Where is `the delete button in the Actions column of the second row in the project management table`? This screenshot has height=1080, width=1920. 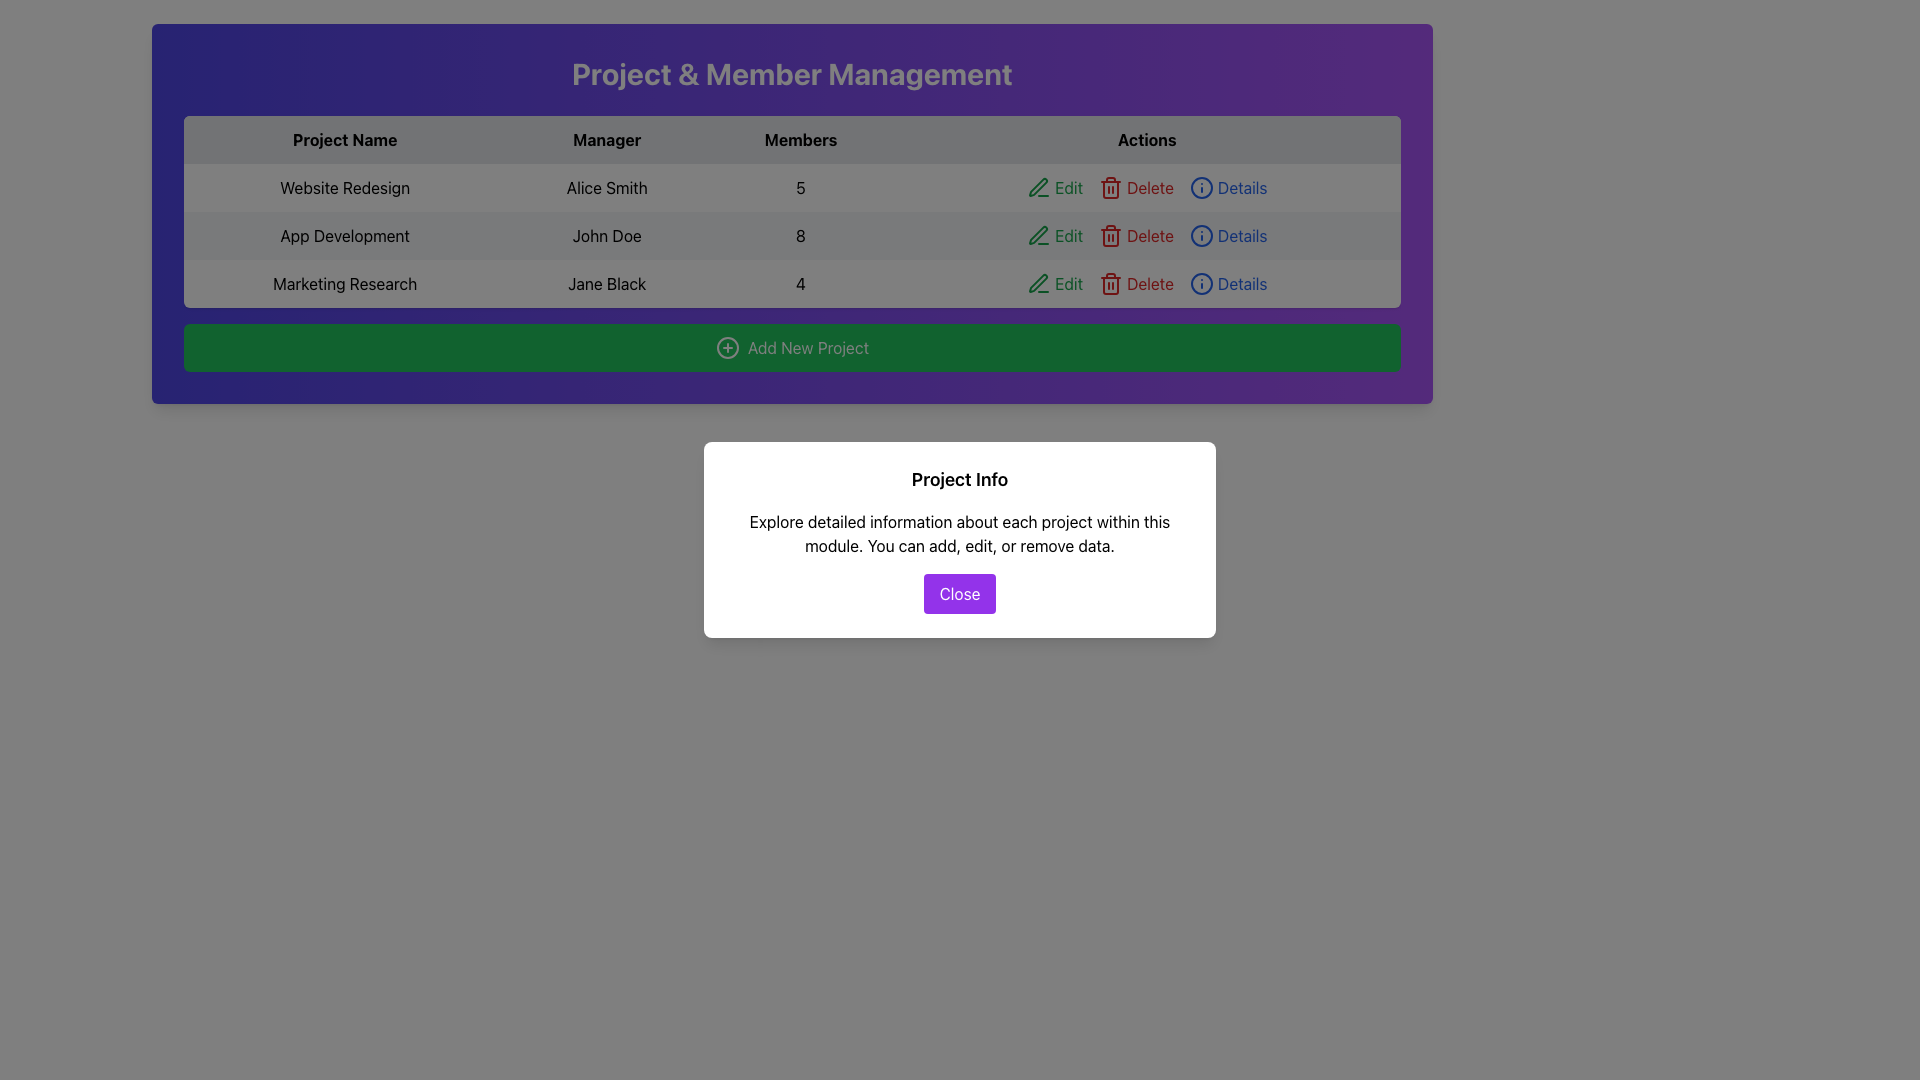
the delete button in the Actions column of the second row in the project management table is located at coordinates (1136, 234).